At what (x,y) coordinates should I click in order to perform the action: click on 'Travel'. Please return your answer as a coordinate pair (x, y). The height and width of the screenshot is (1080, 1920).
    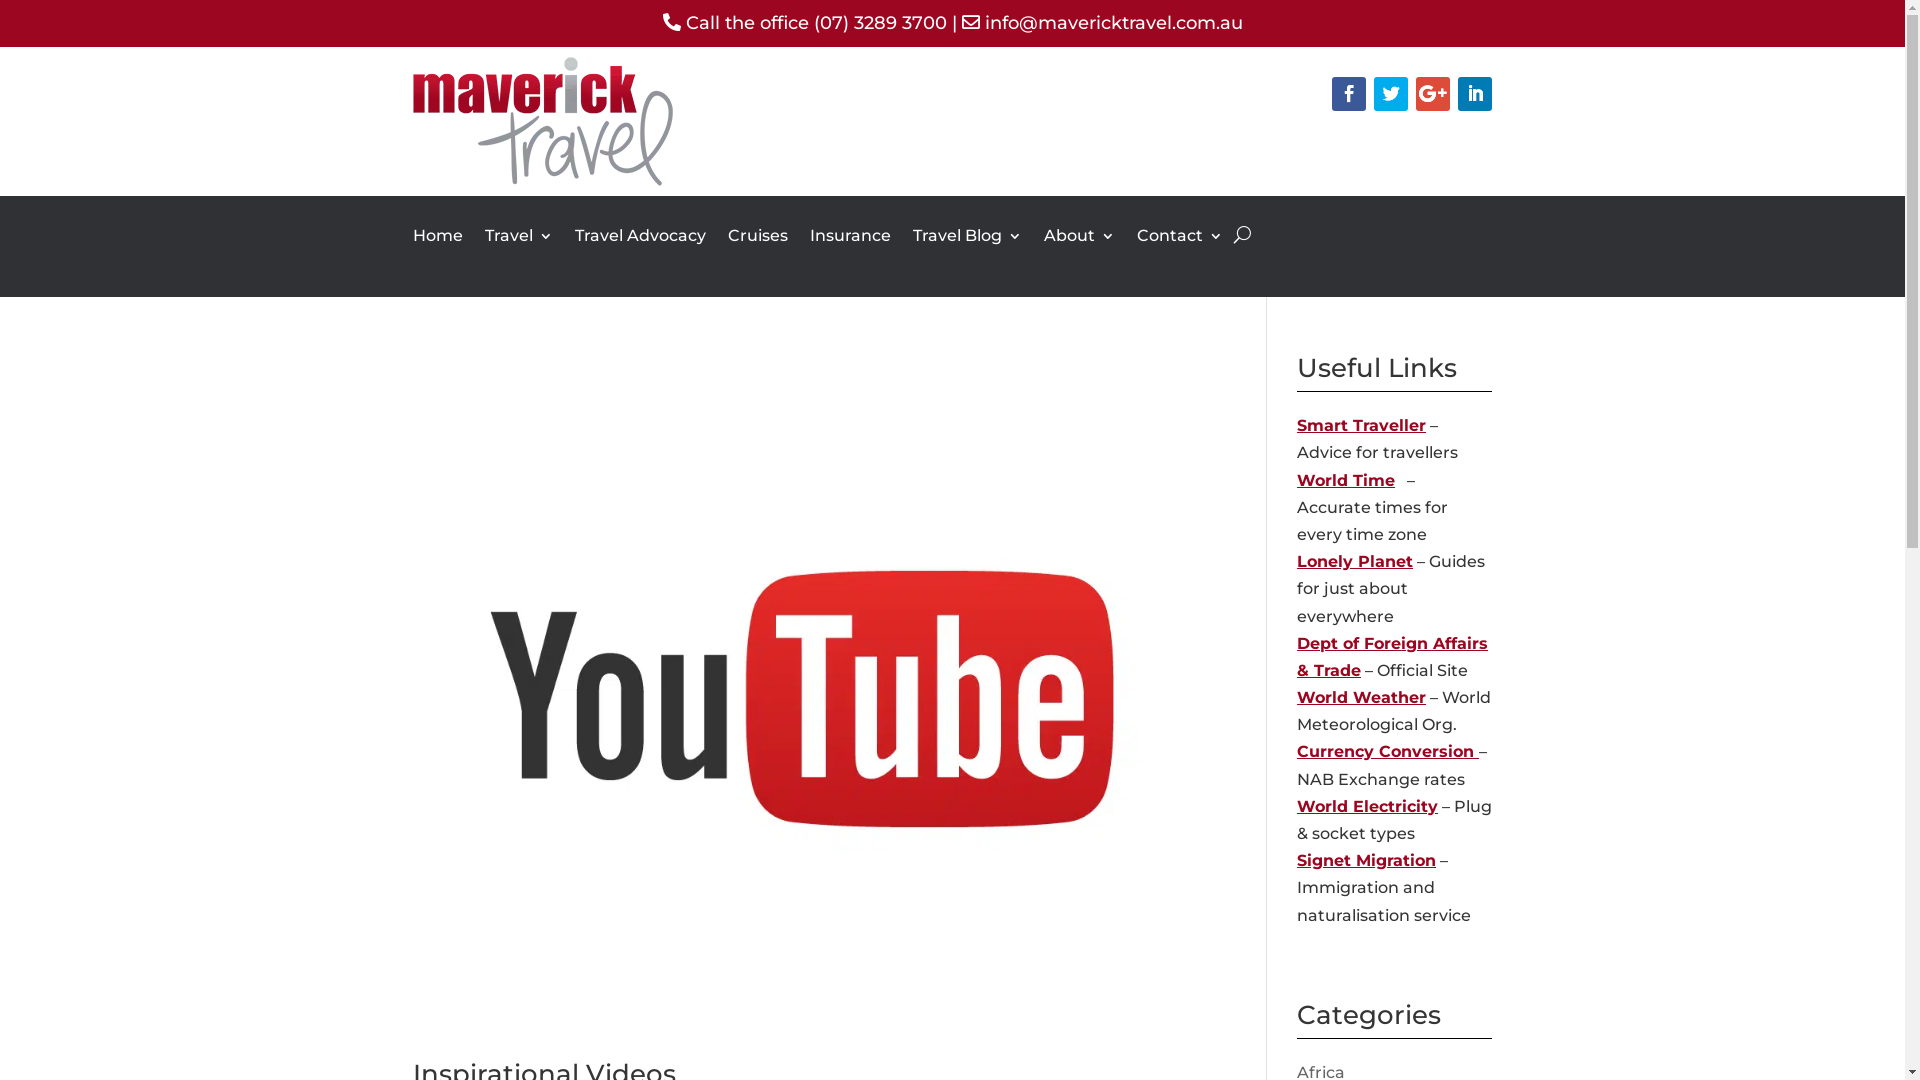
    Looking at the image, I should click on (518, 249).